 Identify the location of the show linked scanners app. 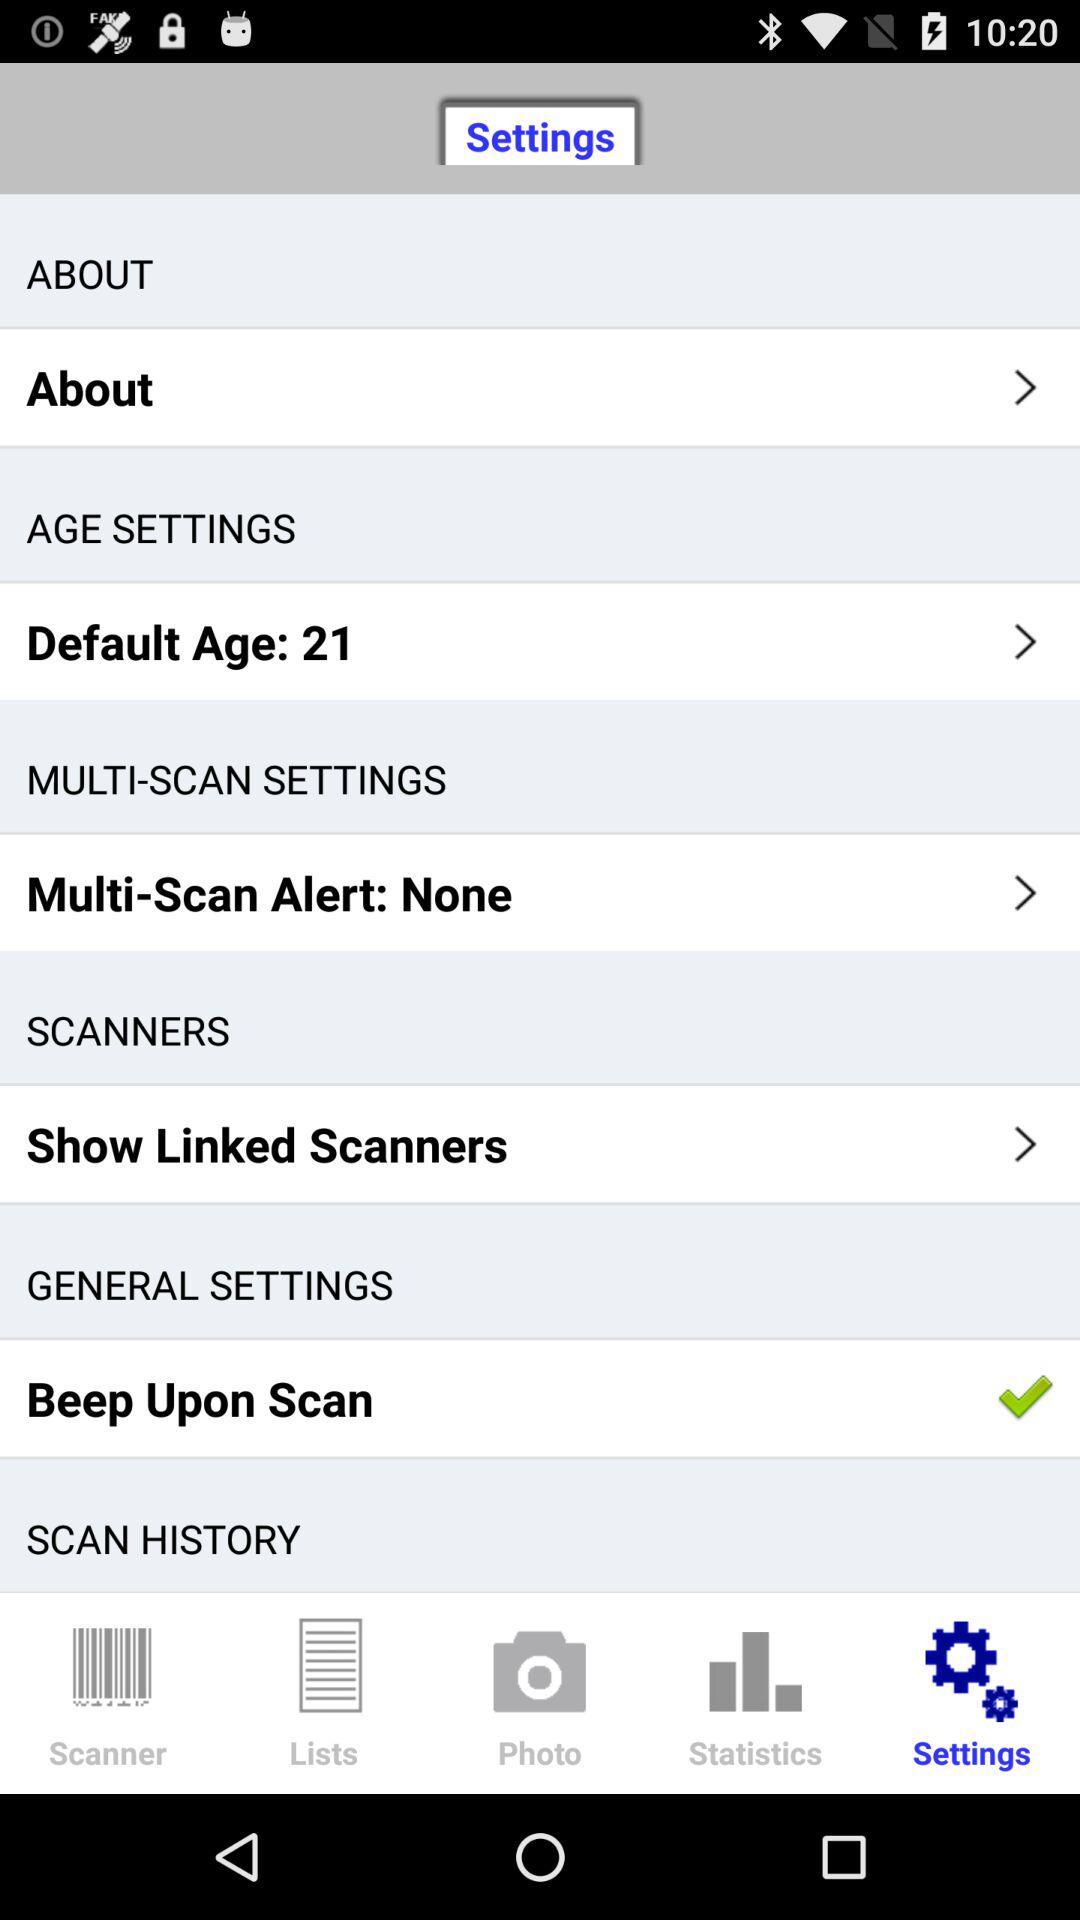
(540, 1144).